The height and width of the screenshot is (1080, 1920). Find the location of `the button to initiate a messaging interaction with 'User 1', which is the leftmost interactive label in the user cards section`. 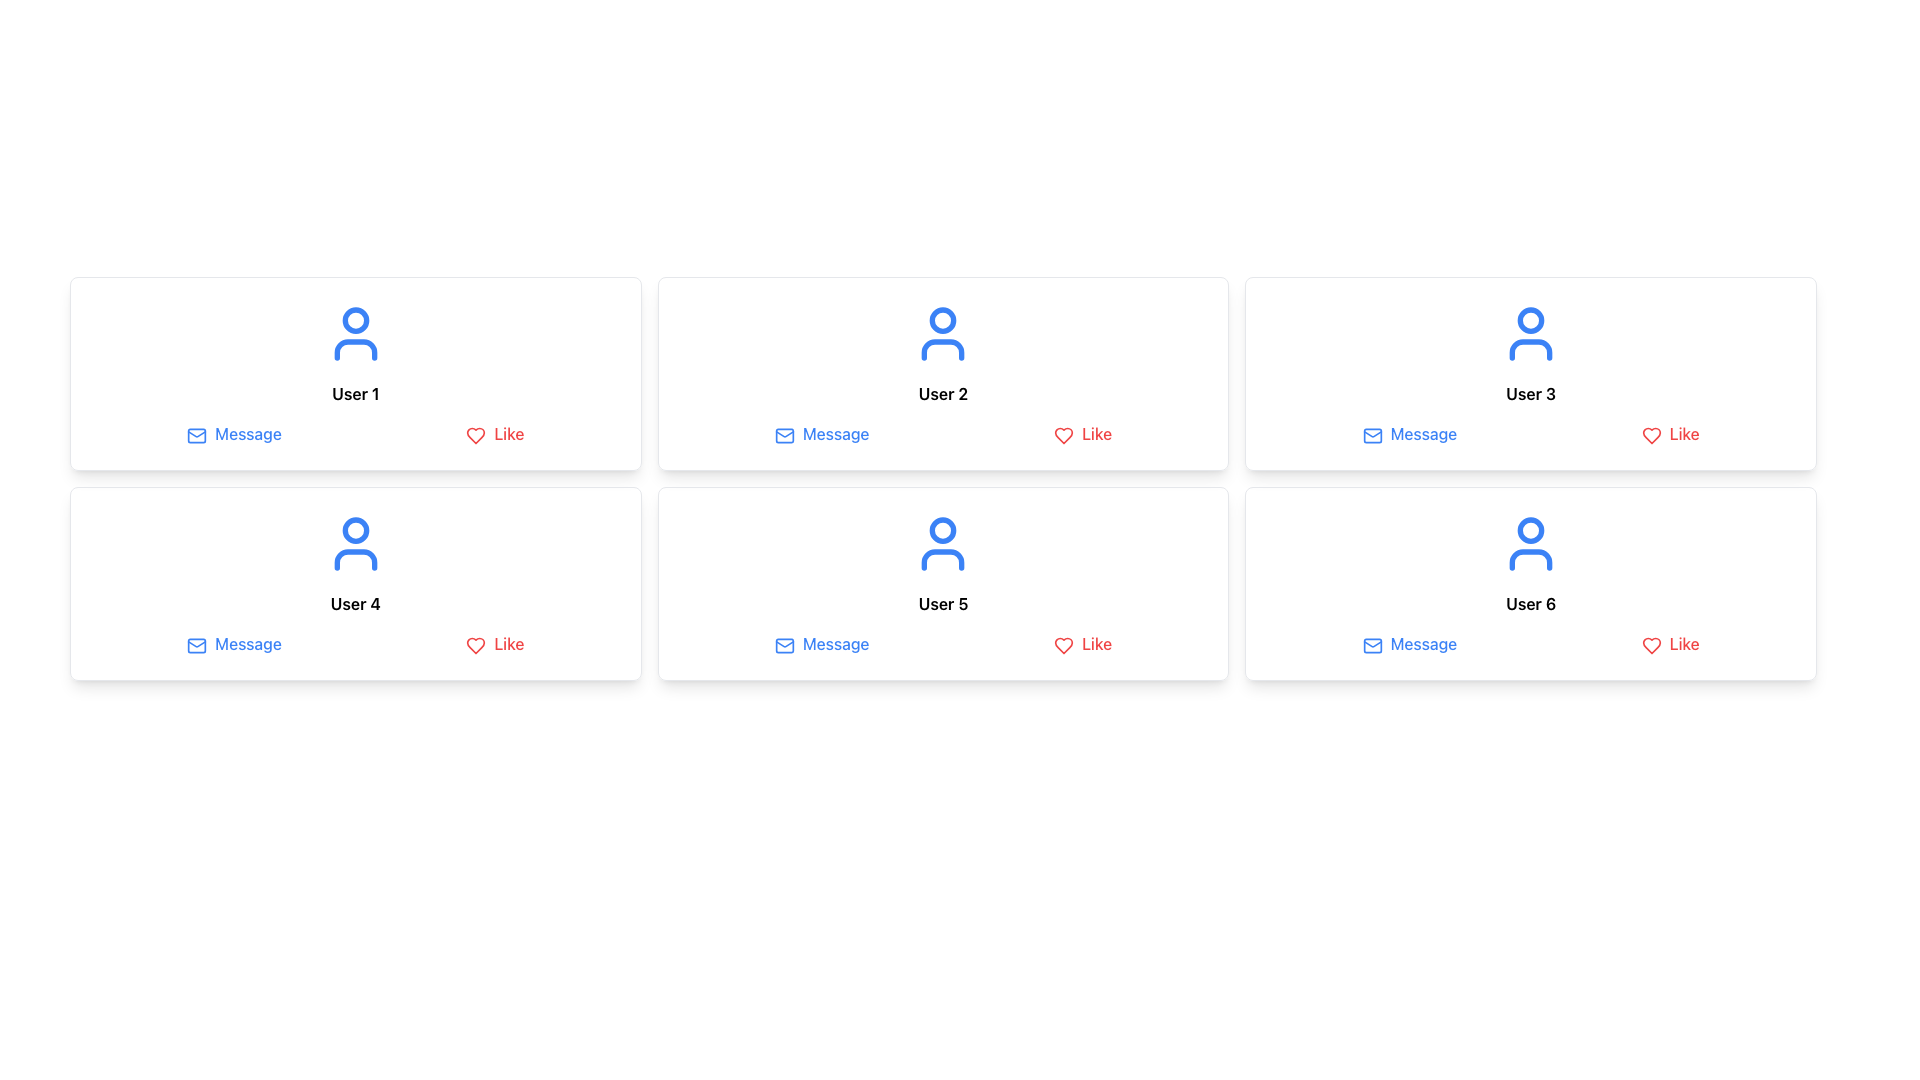

the button to initiate a messaging interaction with 'User 1', which is the leftmost interactive label in the user cards section is located at coordinates (234, 433).